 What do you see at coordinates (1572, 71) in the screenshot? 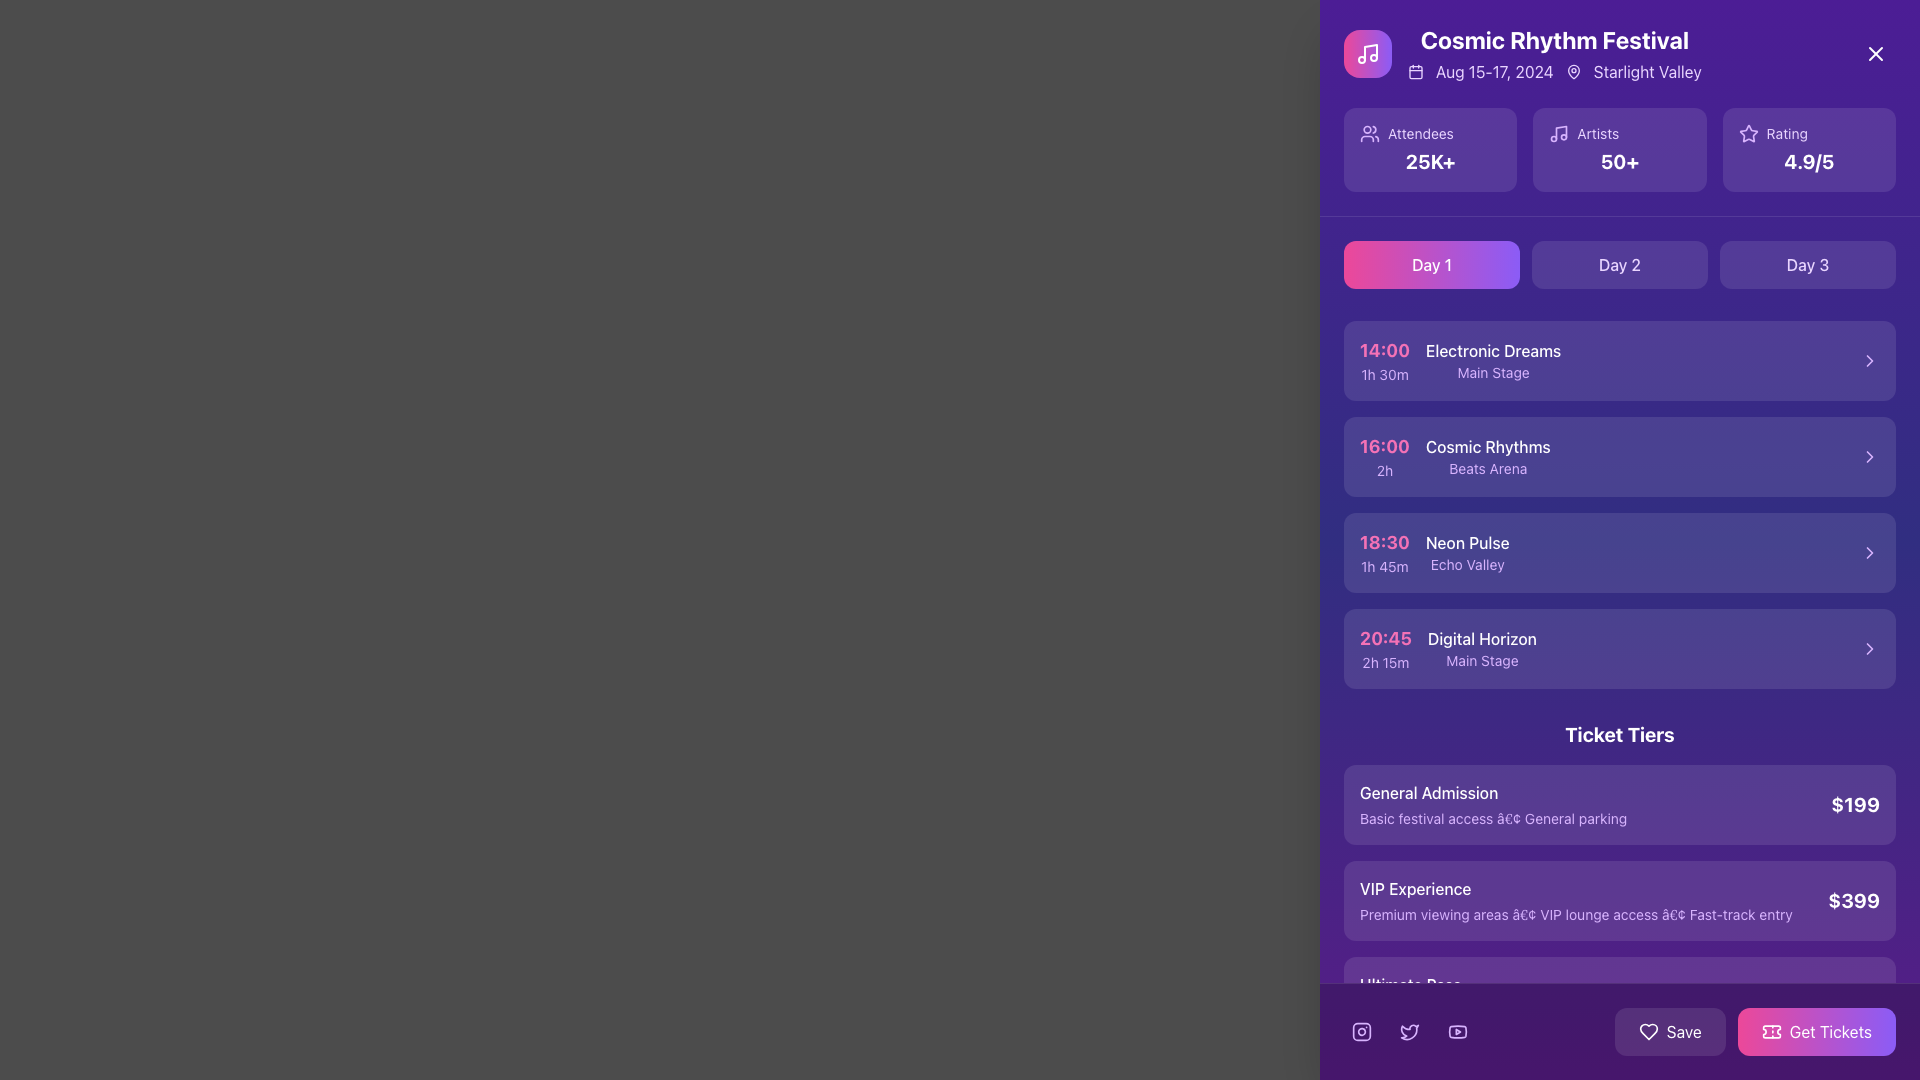
I see `the vibrant location pin icon located in the header section, positioned to the right of the event dates and below the event title` at bounding box center [1572, 71].